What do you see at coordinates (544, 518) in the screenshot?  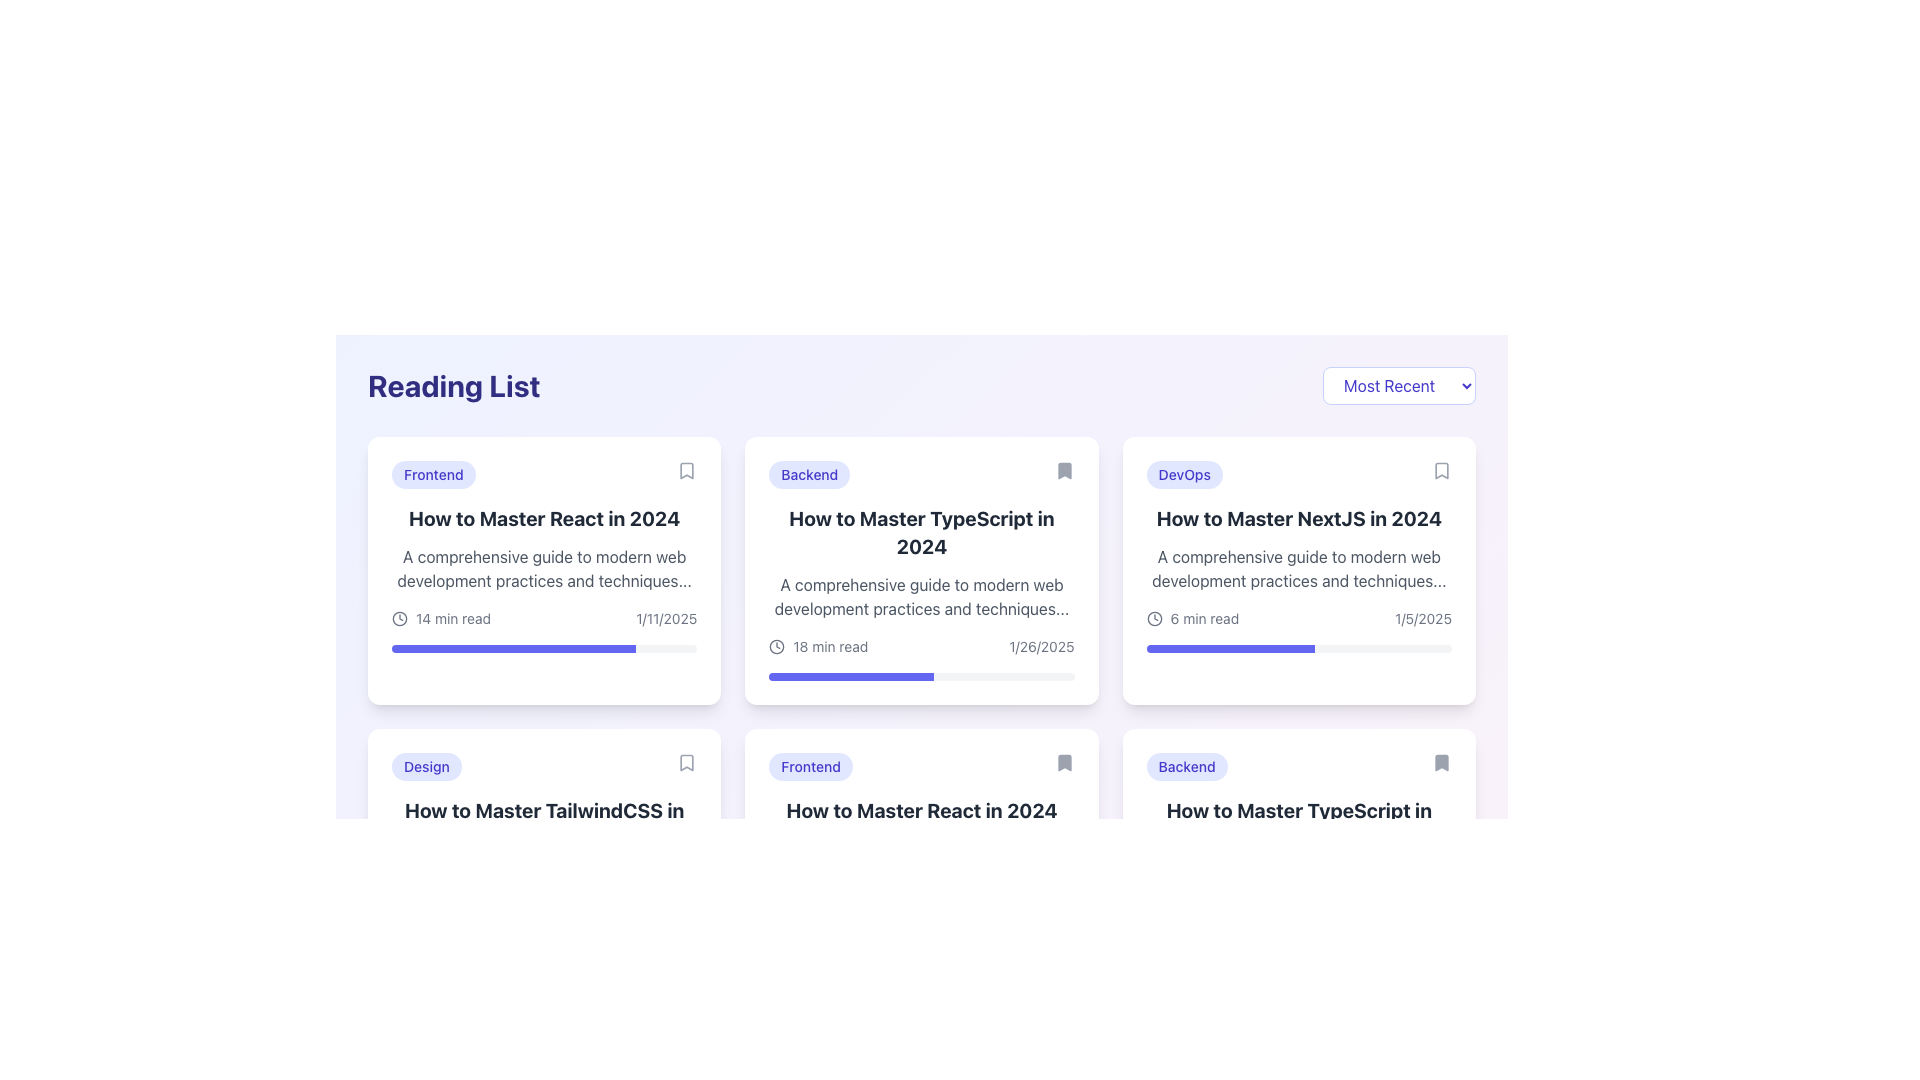 I see `the title text element of the content card introducing an article on mastering React in 2024` at bounding box center [544, 518].